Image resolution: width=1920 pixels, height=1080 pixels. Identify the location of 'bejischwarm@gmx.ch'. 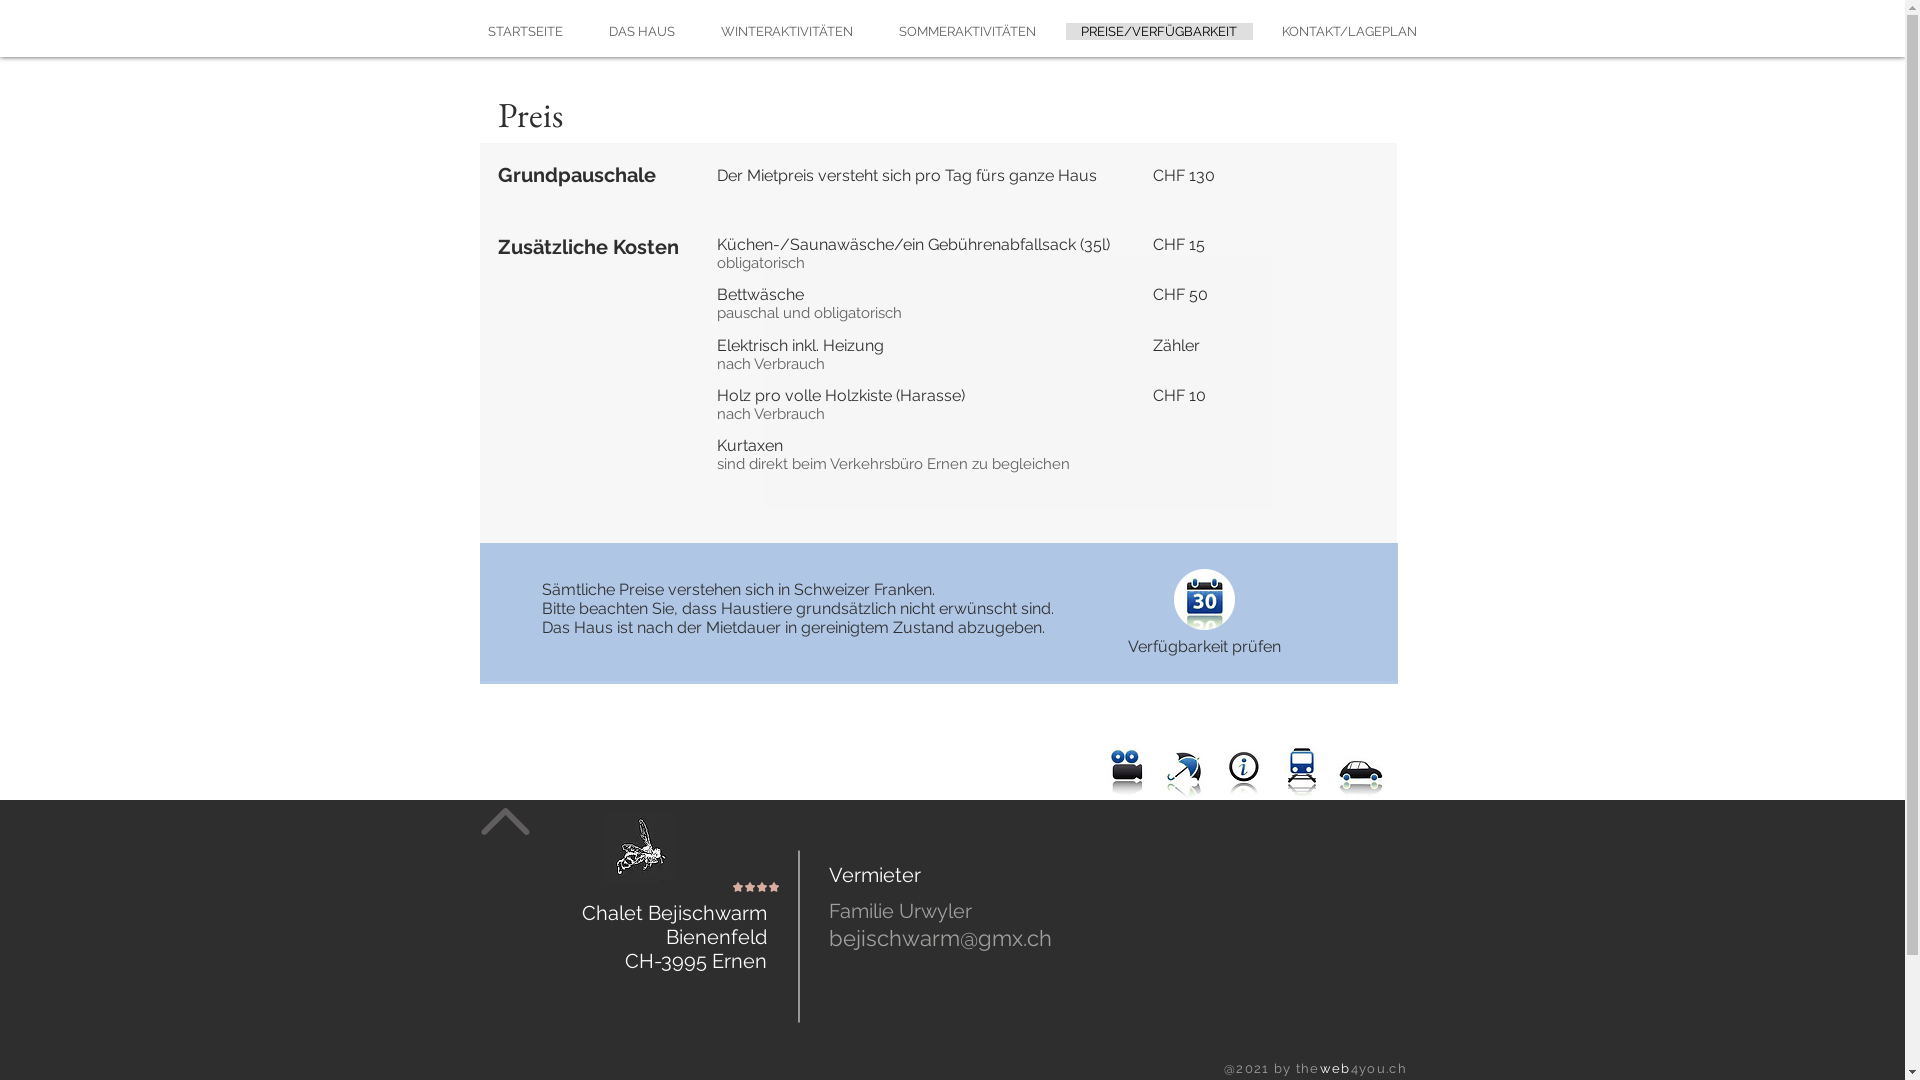
(938, 938).